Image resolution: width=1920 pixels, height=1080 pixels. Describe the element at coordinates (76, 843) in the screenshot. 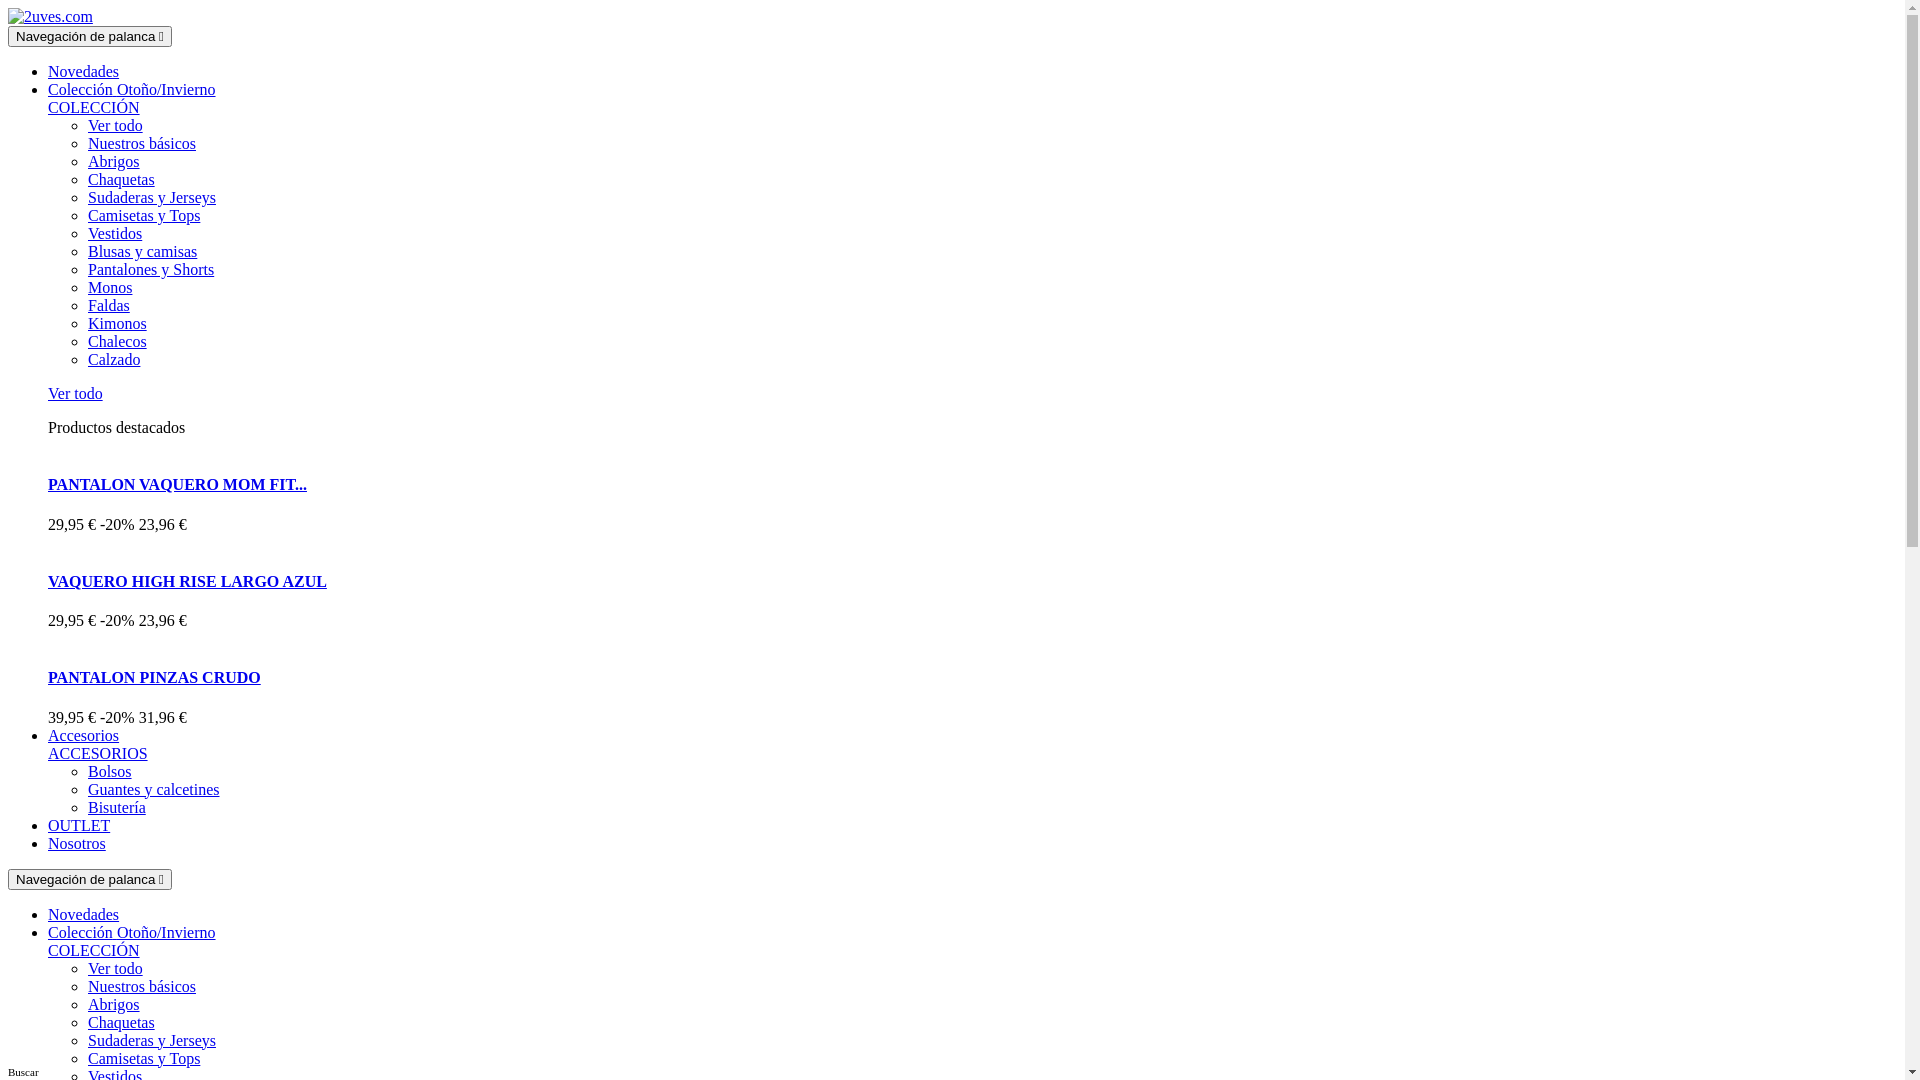

I see `'Nosotros'` at that location.